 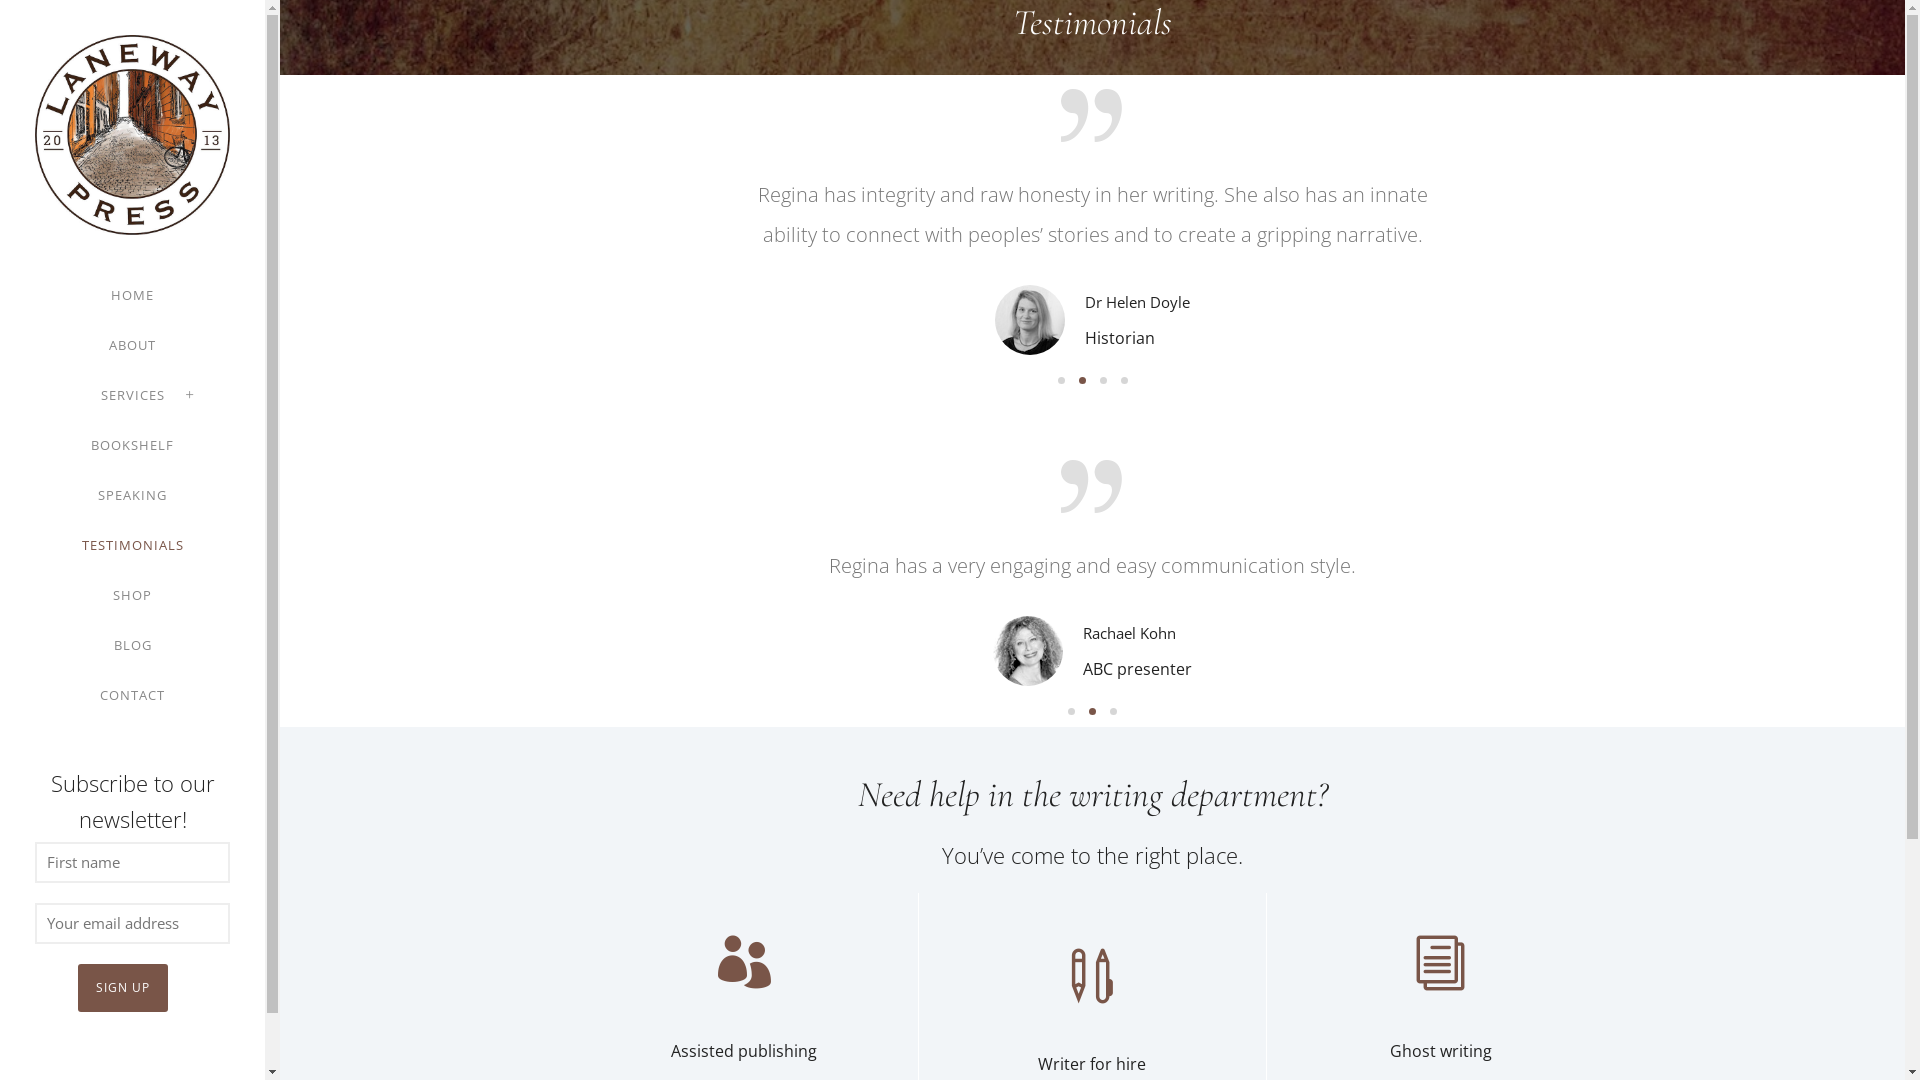 I want to click on 'SHOP', so click(x=131, y=593).